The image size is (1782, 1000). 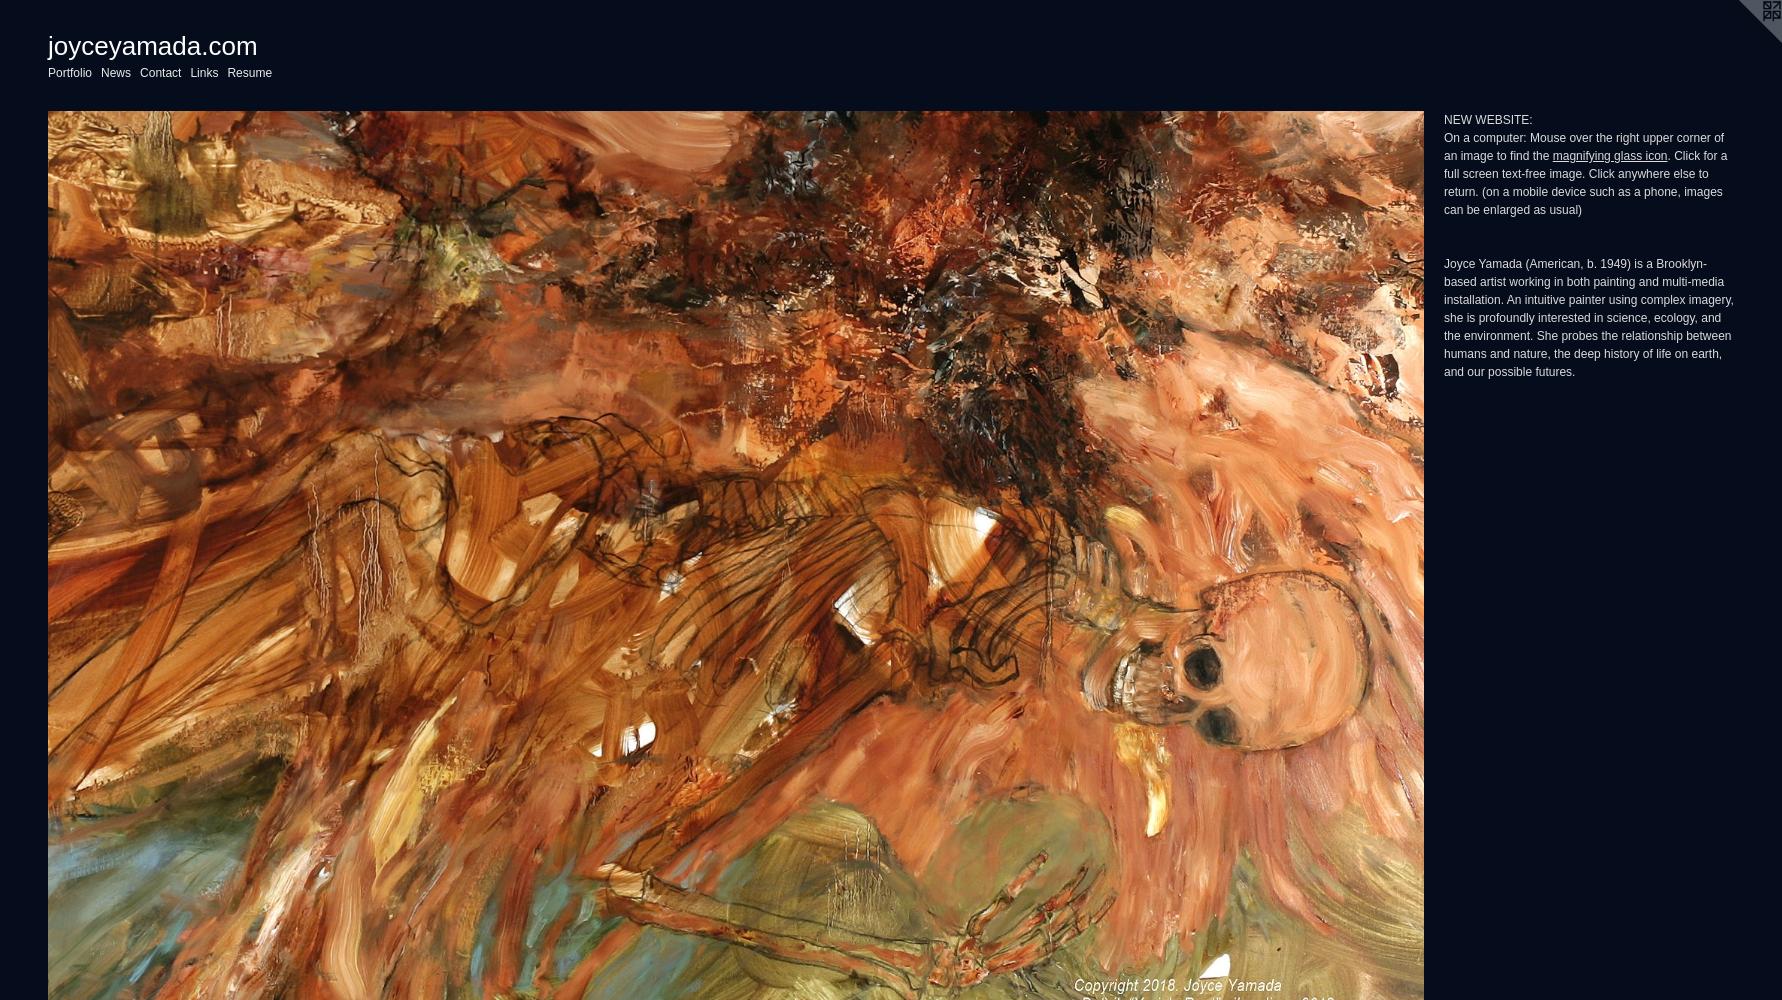 What do you see at coordinates (249, 72) in the screenshot?
I see `'Resume'` at bounding box center [249, 72].